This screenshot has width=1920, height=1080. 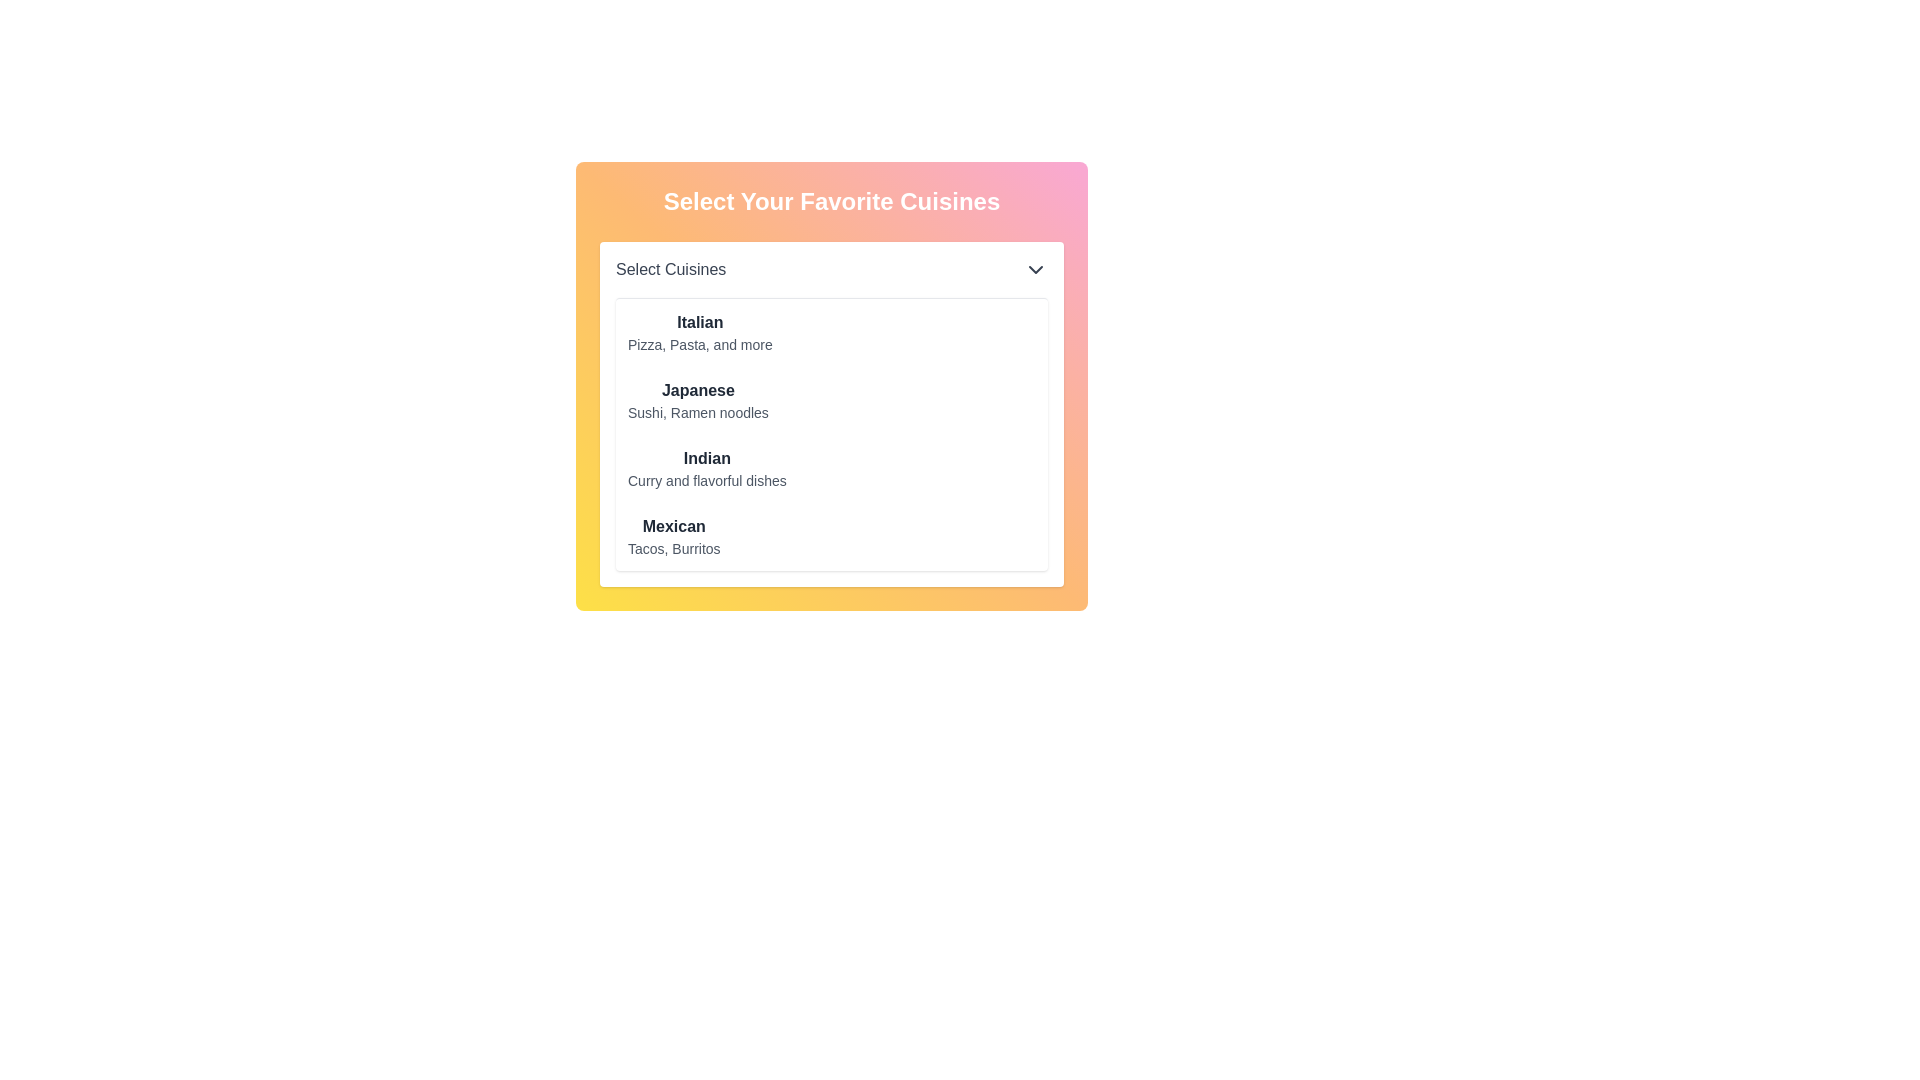 I want to click on the 'Indian' cuisine option in the dropdown list under the 'Select Cuisines' section, so click(x=707, y=469).